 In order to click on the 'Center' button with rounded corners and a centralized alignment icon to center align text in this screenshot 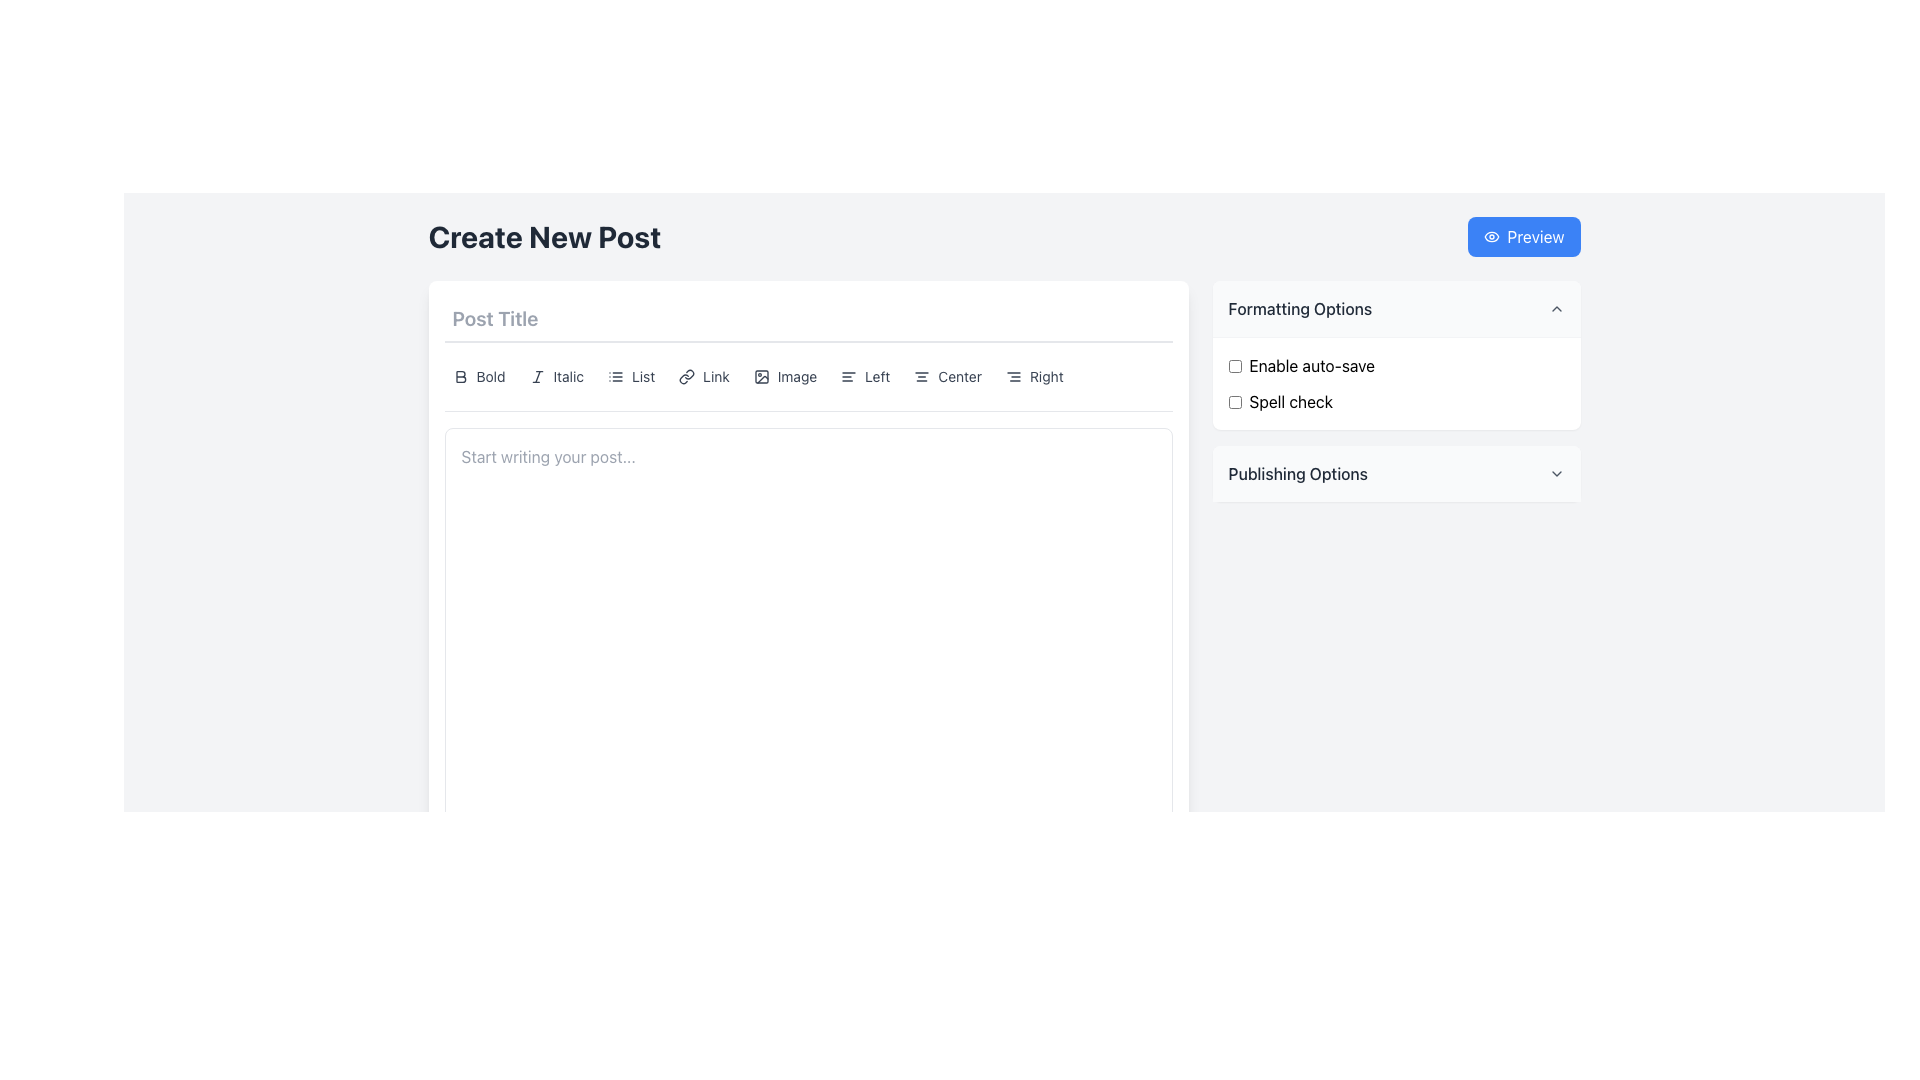, I will do `click(947, 377)`.